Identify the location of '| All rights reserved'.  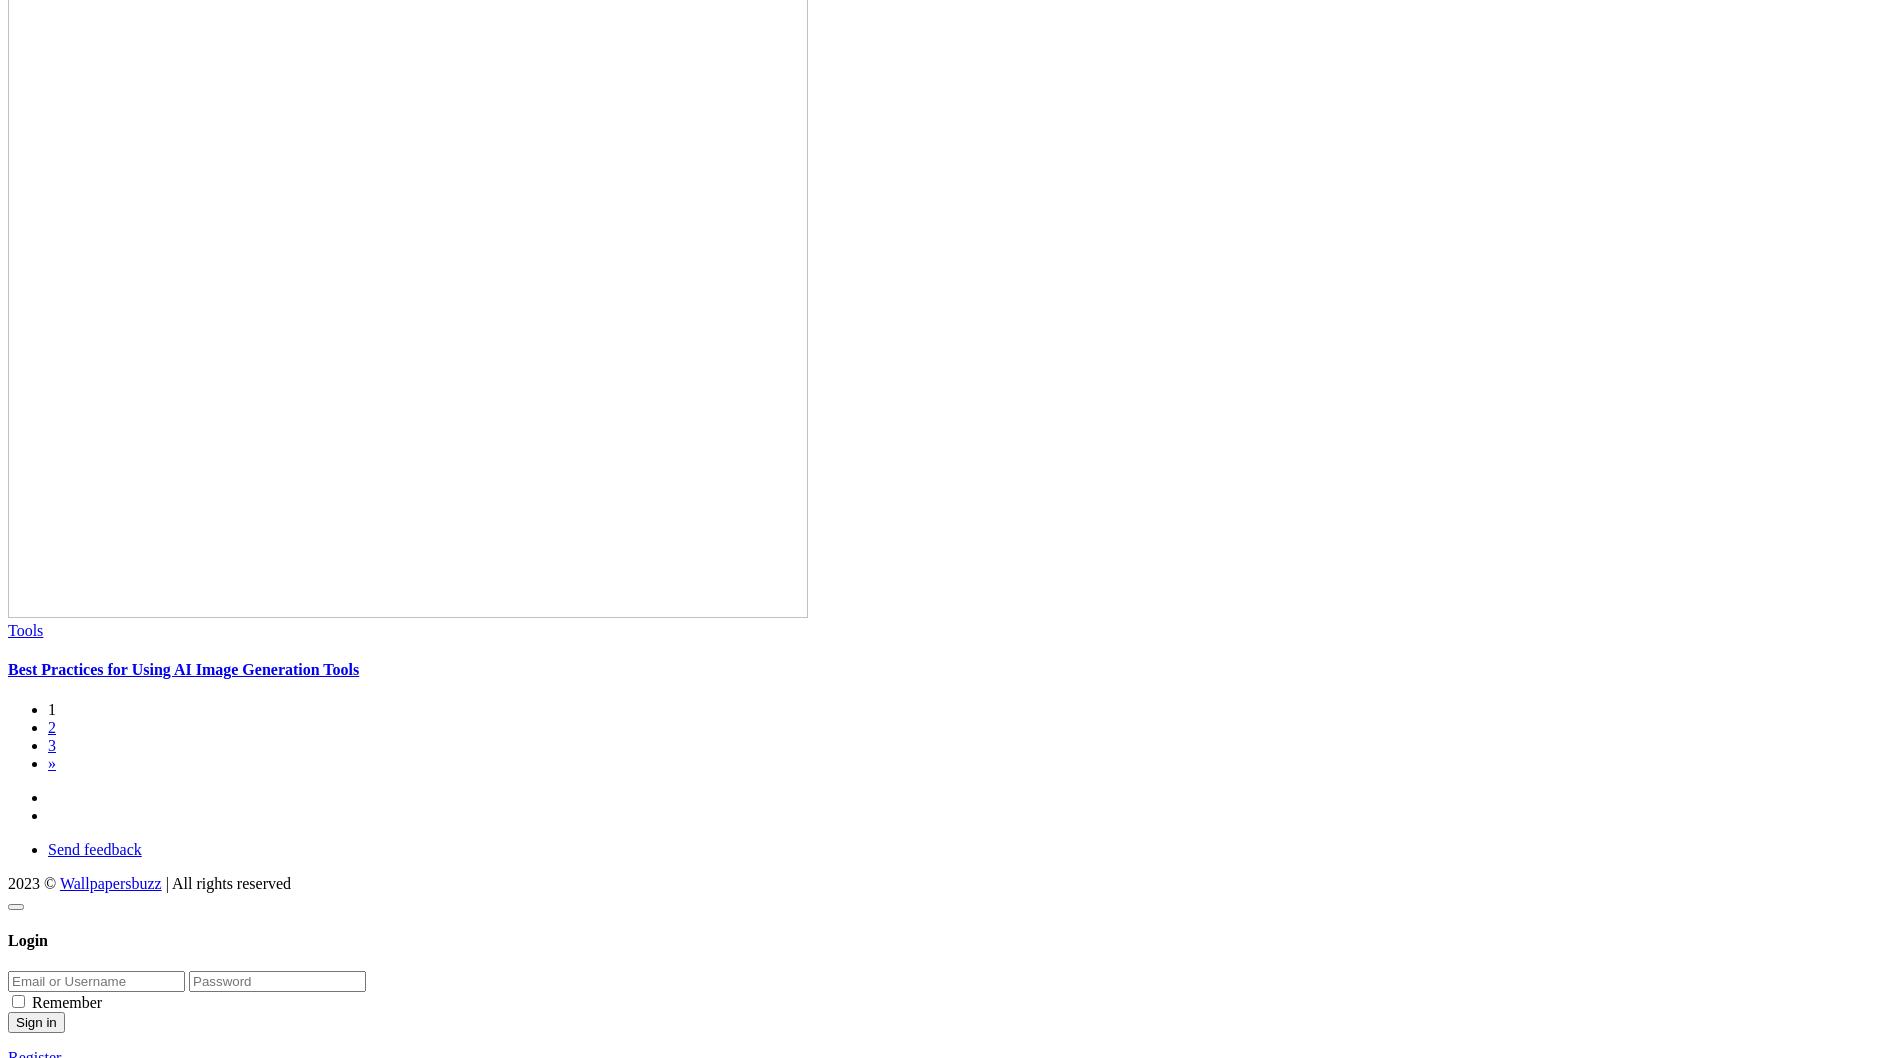
(225, 882).